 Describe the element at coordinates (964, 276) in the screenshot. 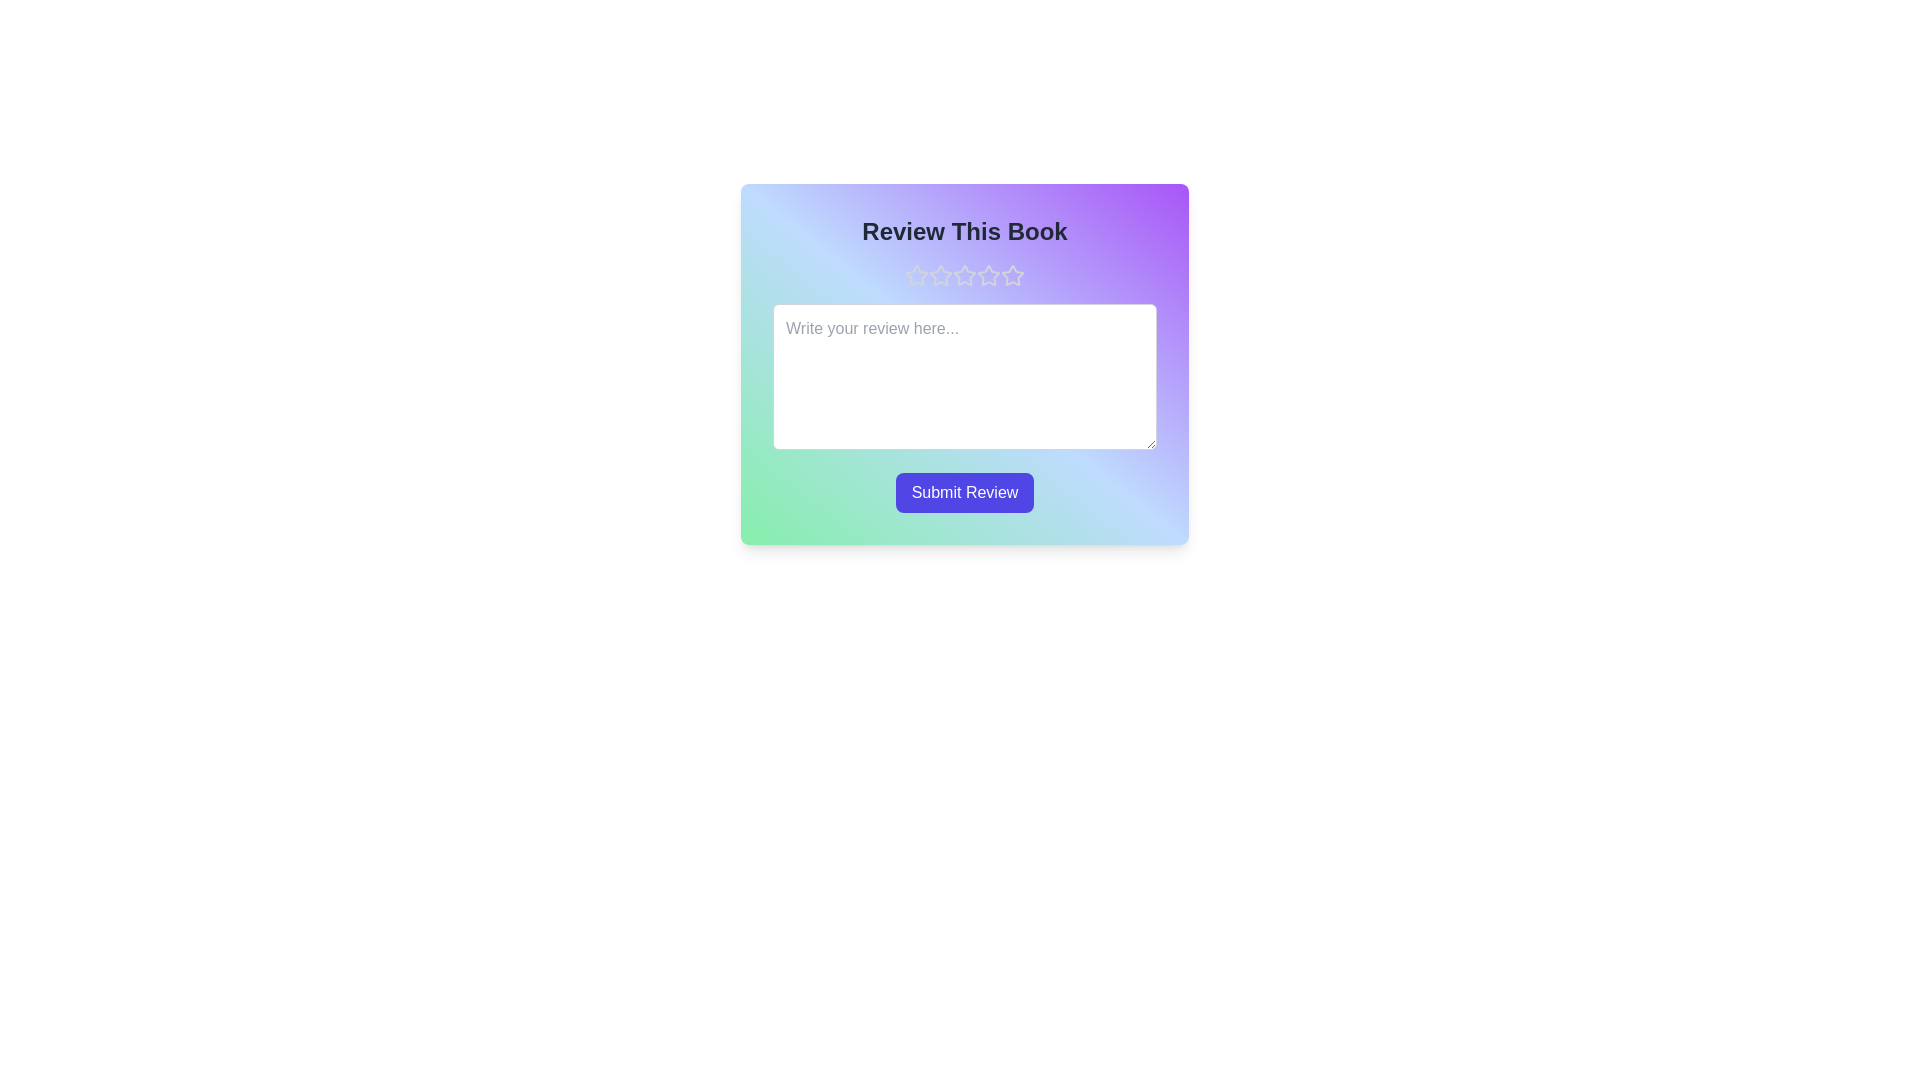

I see `the star corresponding to 3 stars to preview the rating` at that location.